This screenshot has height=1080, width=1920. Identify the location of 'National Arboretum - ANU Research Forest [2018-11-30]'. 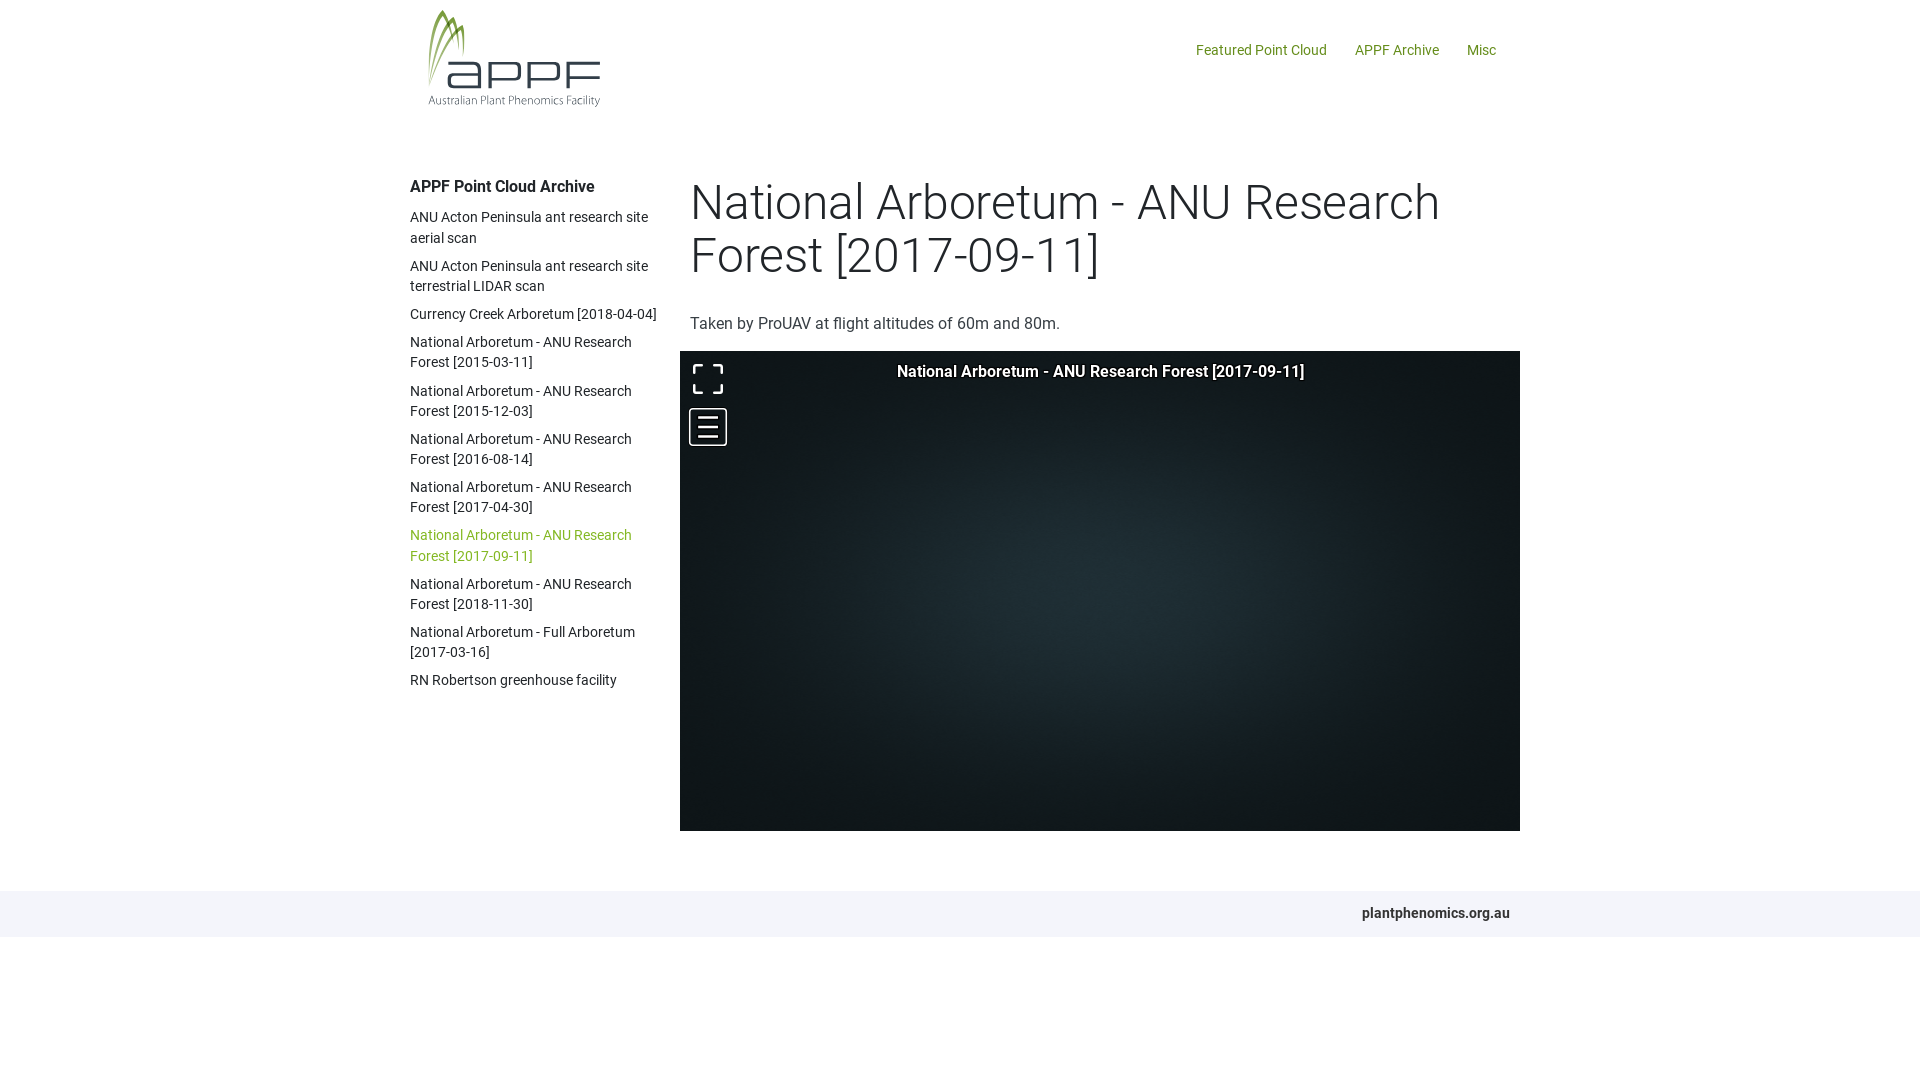
(521, 593).